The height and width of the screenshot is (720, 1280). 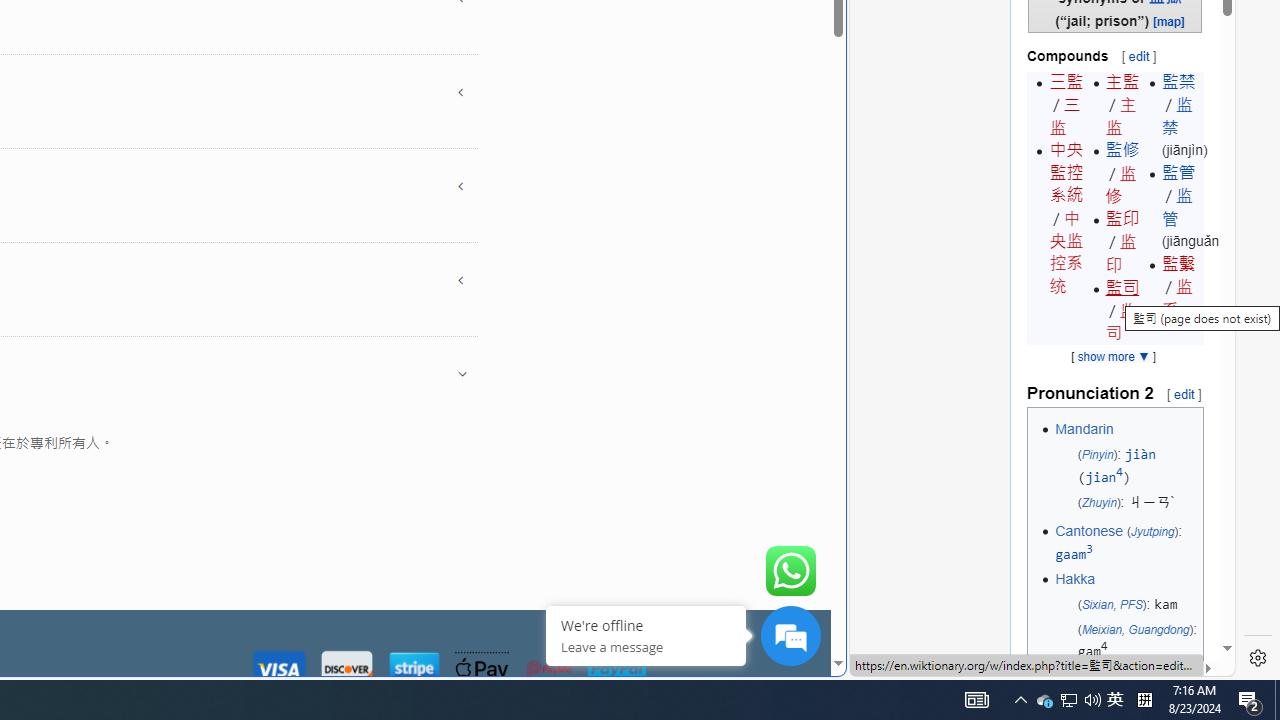 What do you see at coordinates (1159, 627) in the screenshot?
I see `'Guangdong'` at bounding box center [1159, 627].